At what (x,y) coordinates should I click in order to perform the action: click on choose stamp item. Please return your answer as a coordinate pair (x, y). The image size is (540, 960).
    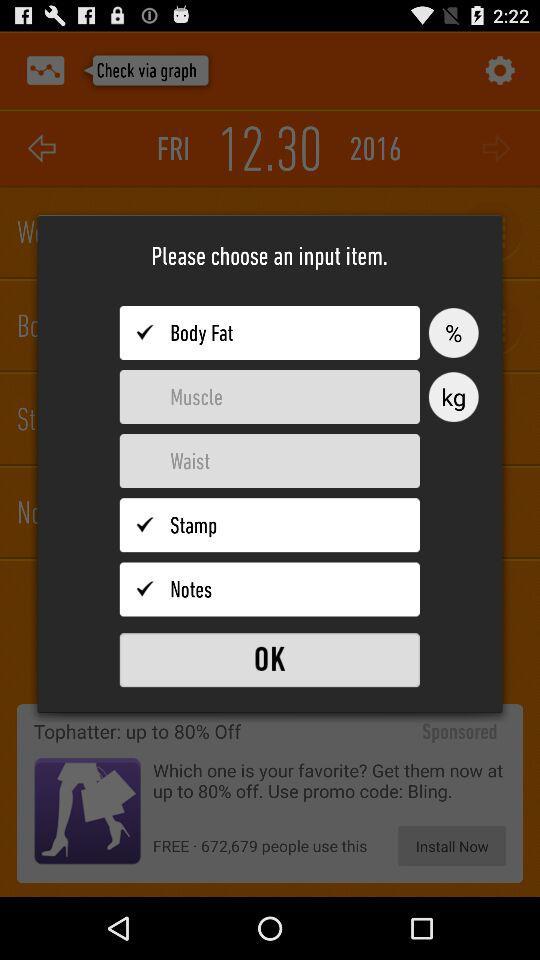
    Looking at the image, I should click on (269, 524).